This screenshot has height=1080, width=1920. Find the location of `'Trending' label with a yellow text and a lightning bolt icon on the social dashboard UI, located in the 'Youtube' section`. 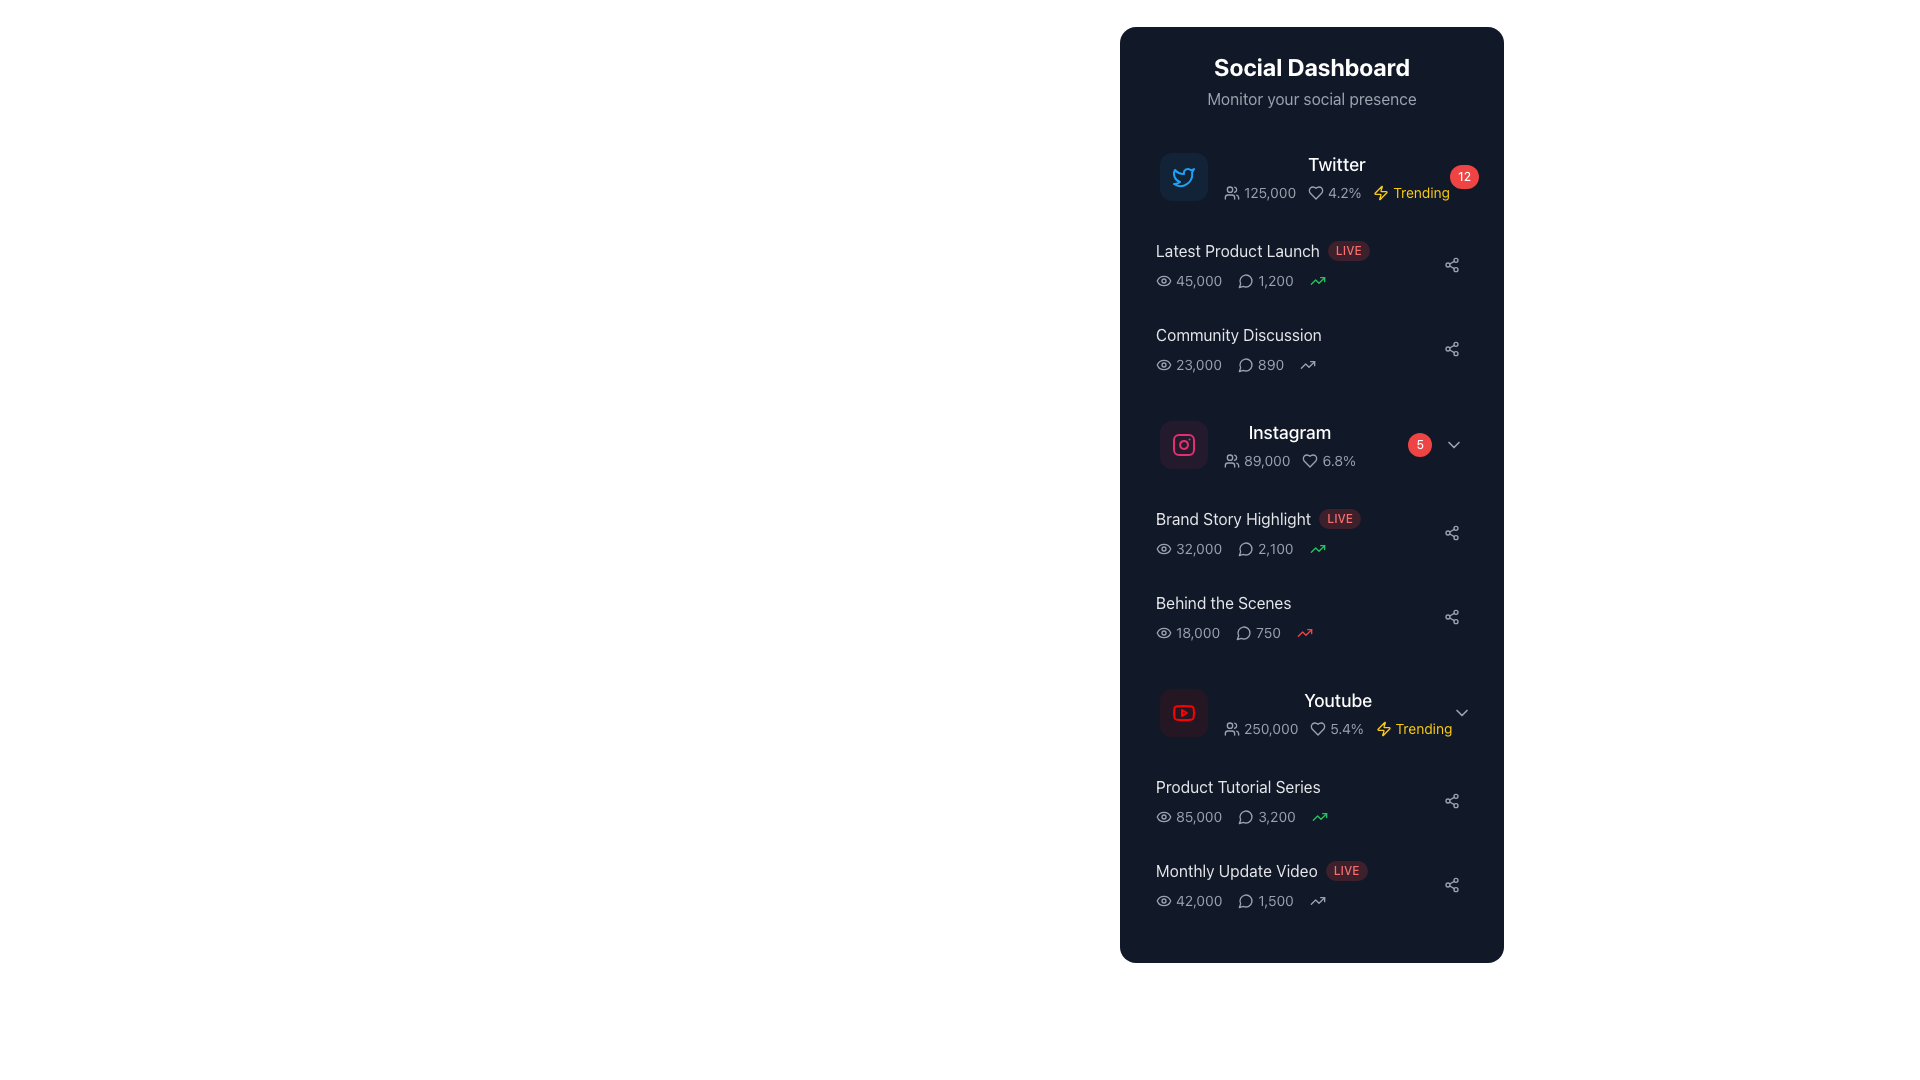

'Trending' label with a yellow text and a lightning bolt icon on the social dashboard UI, located in the 'Youtube' section is located at coordinates (1413, 729).